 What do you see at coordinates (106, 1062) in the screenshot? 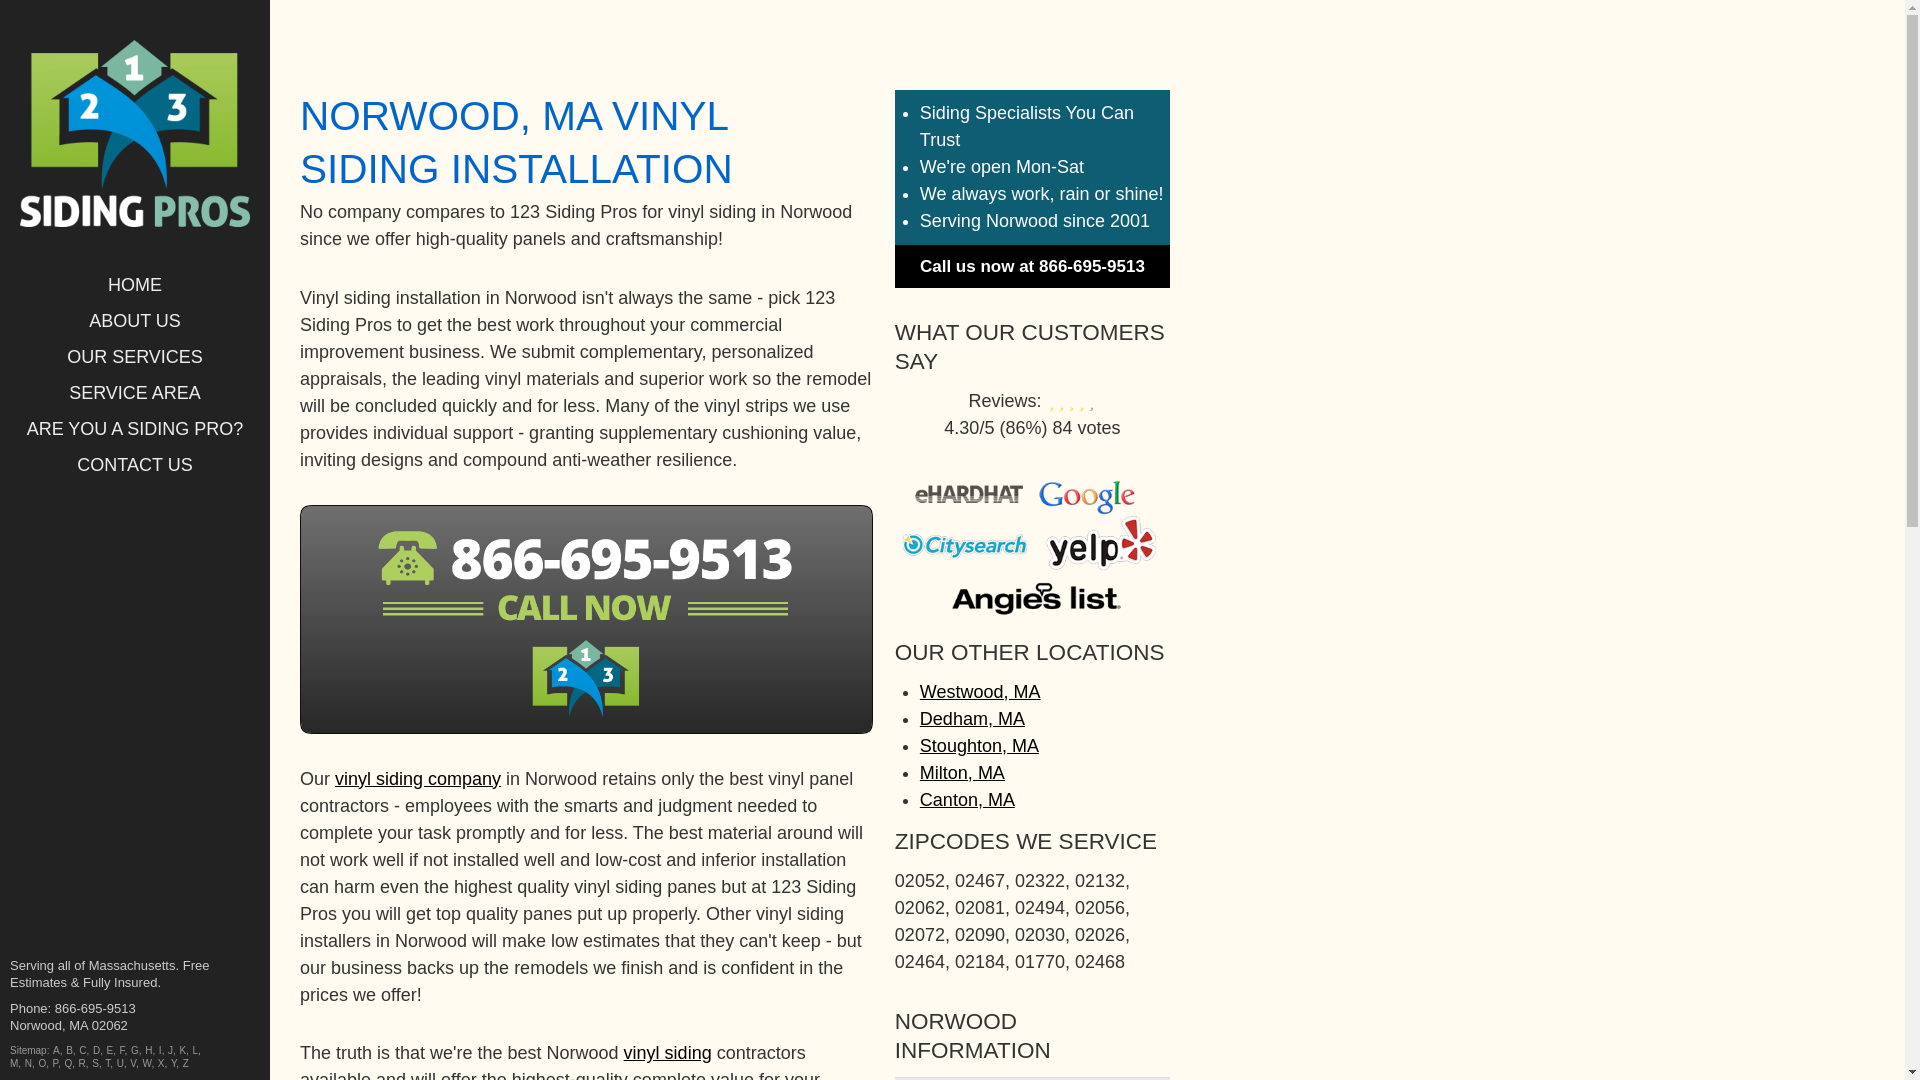
I see `'T'` at bounding box center [106, 1062].